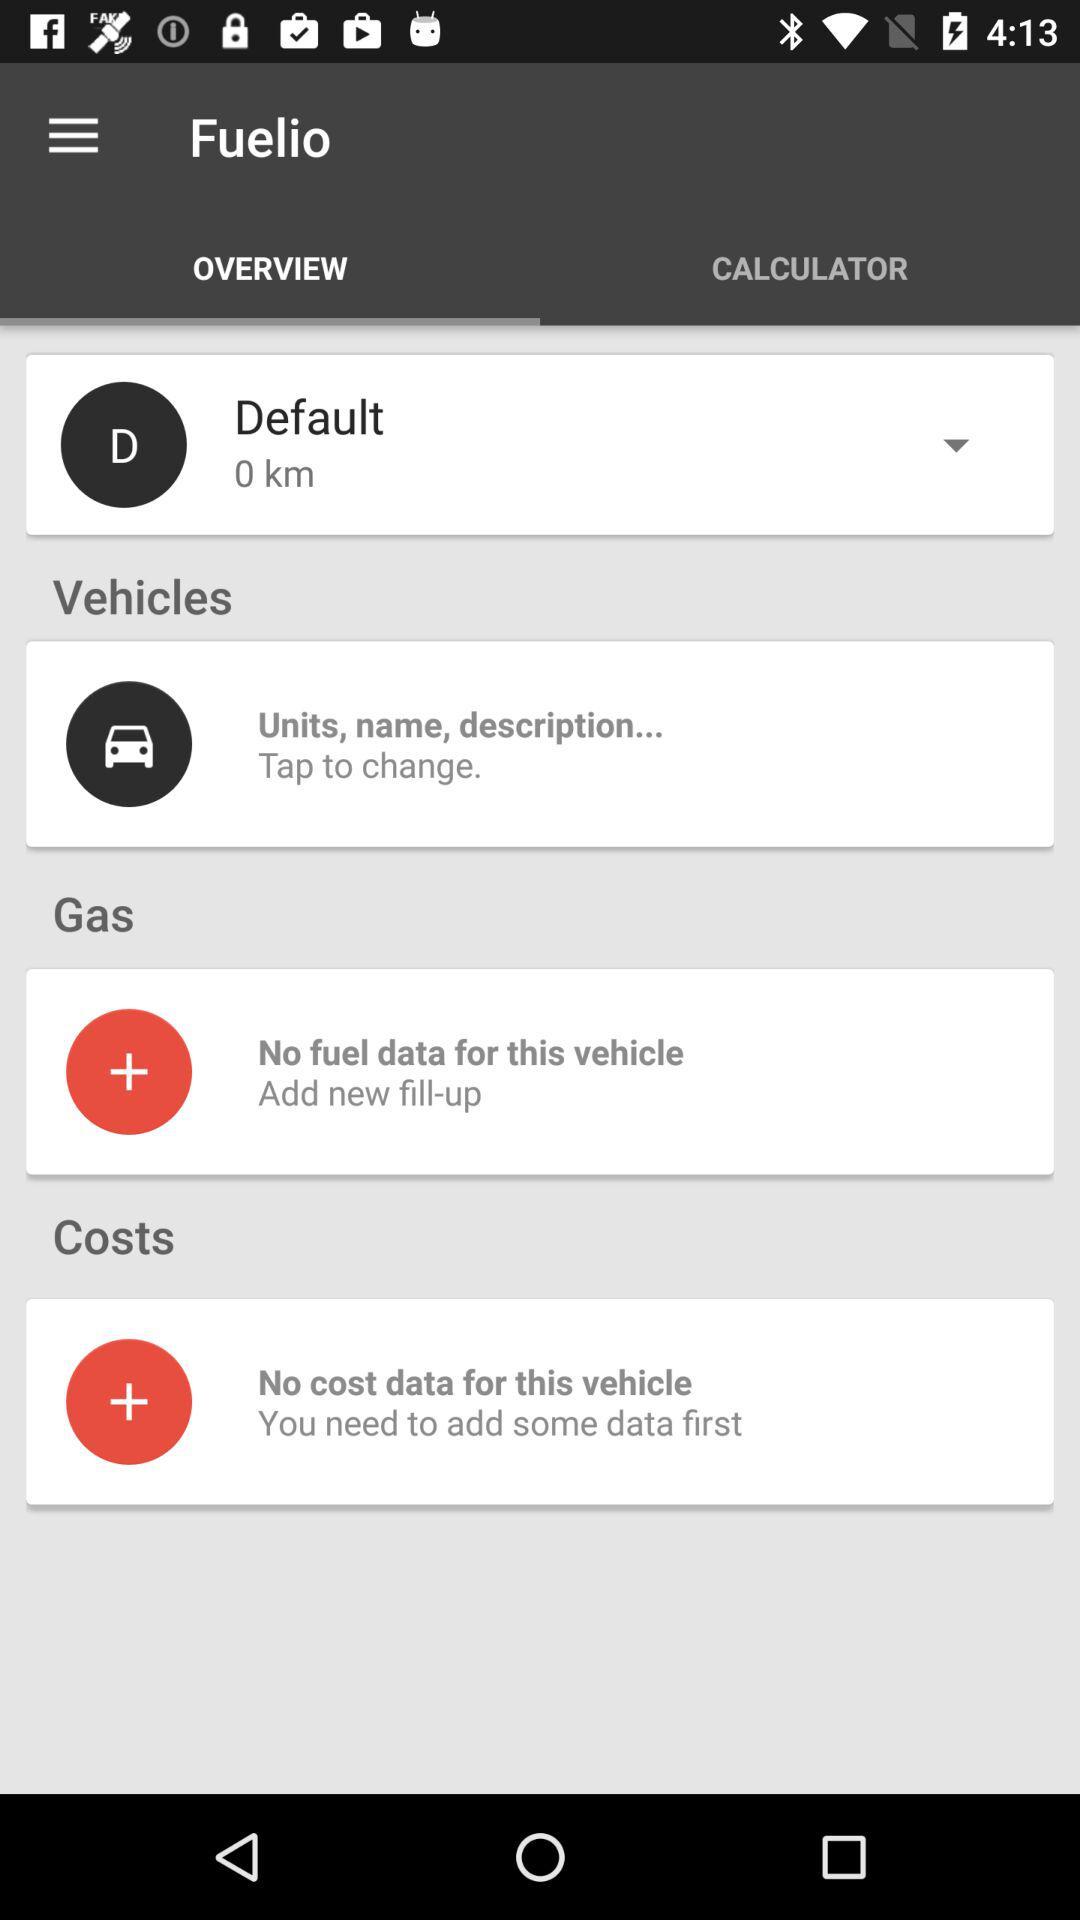 This screenshot has width=1080, height=1920. What do you see at coordinates (128, 1070) in the screenshot?
I see `to go screenshot` at bounding box center [128, 1070].